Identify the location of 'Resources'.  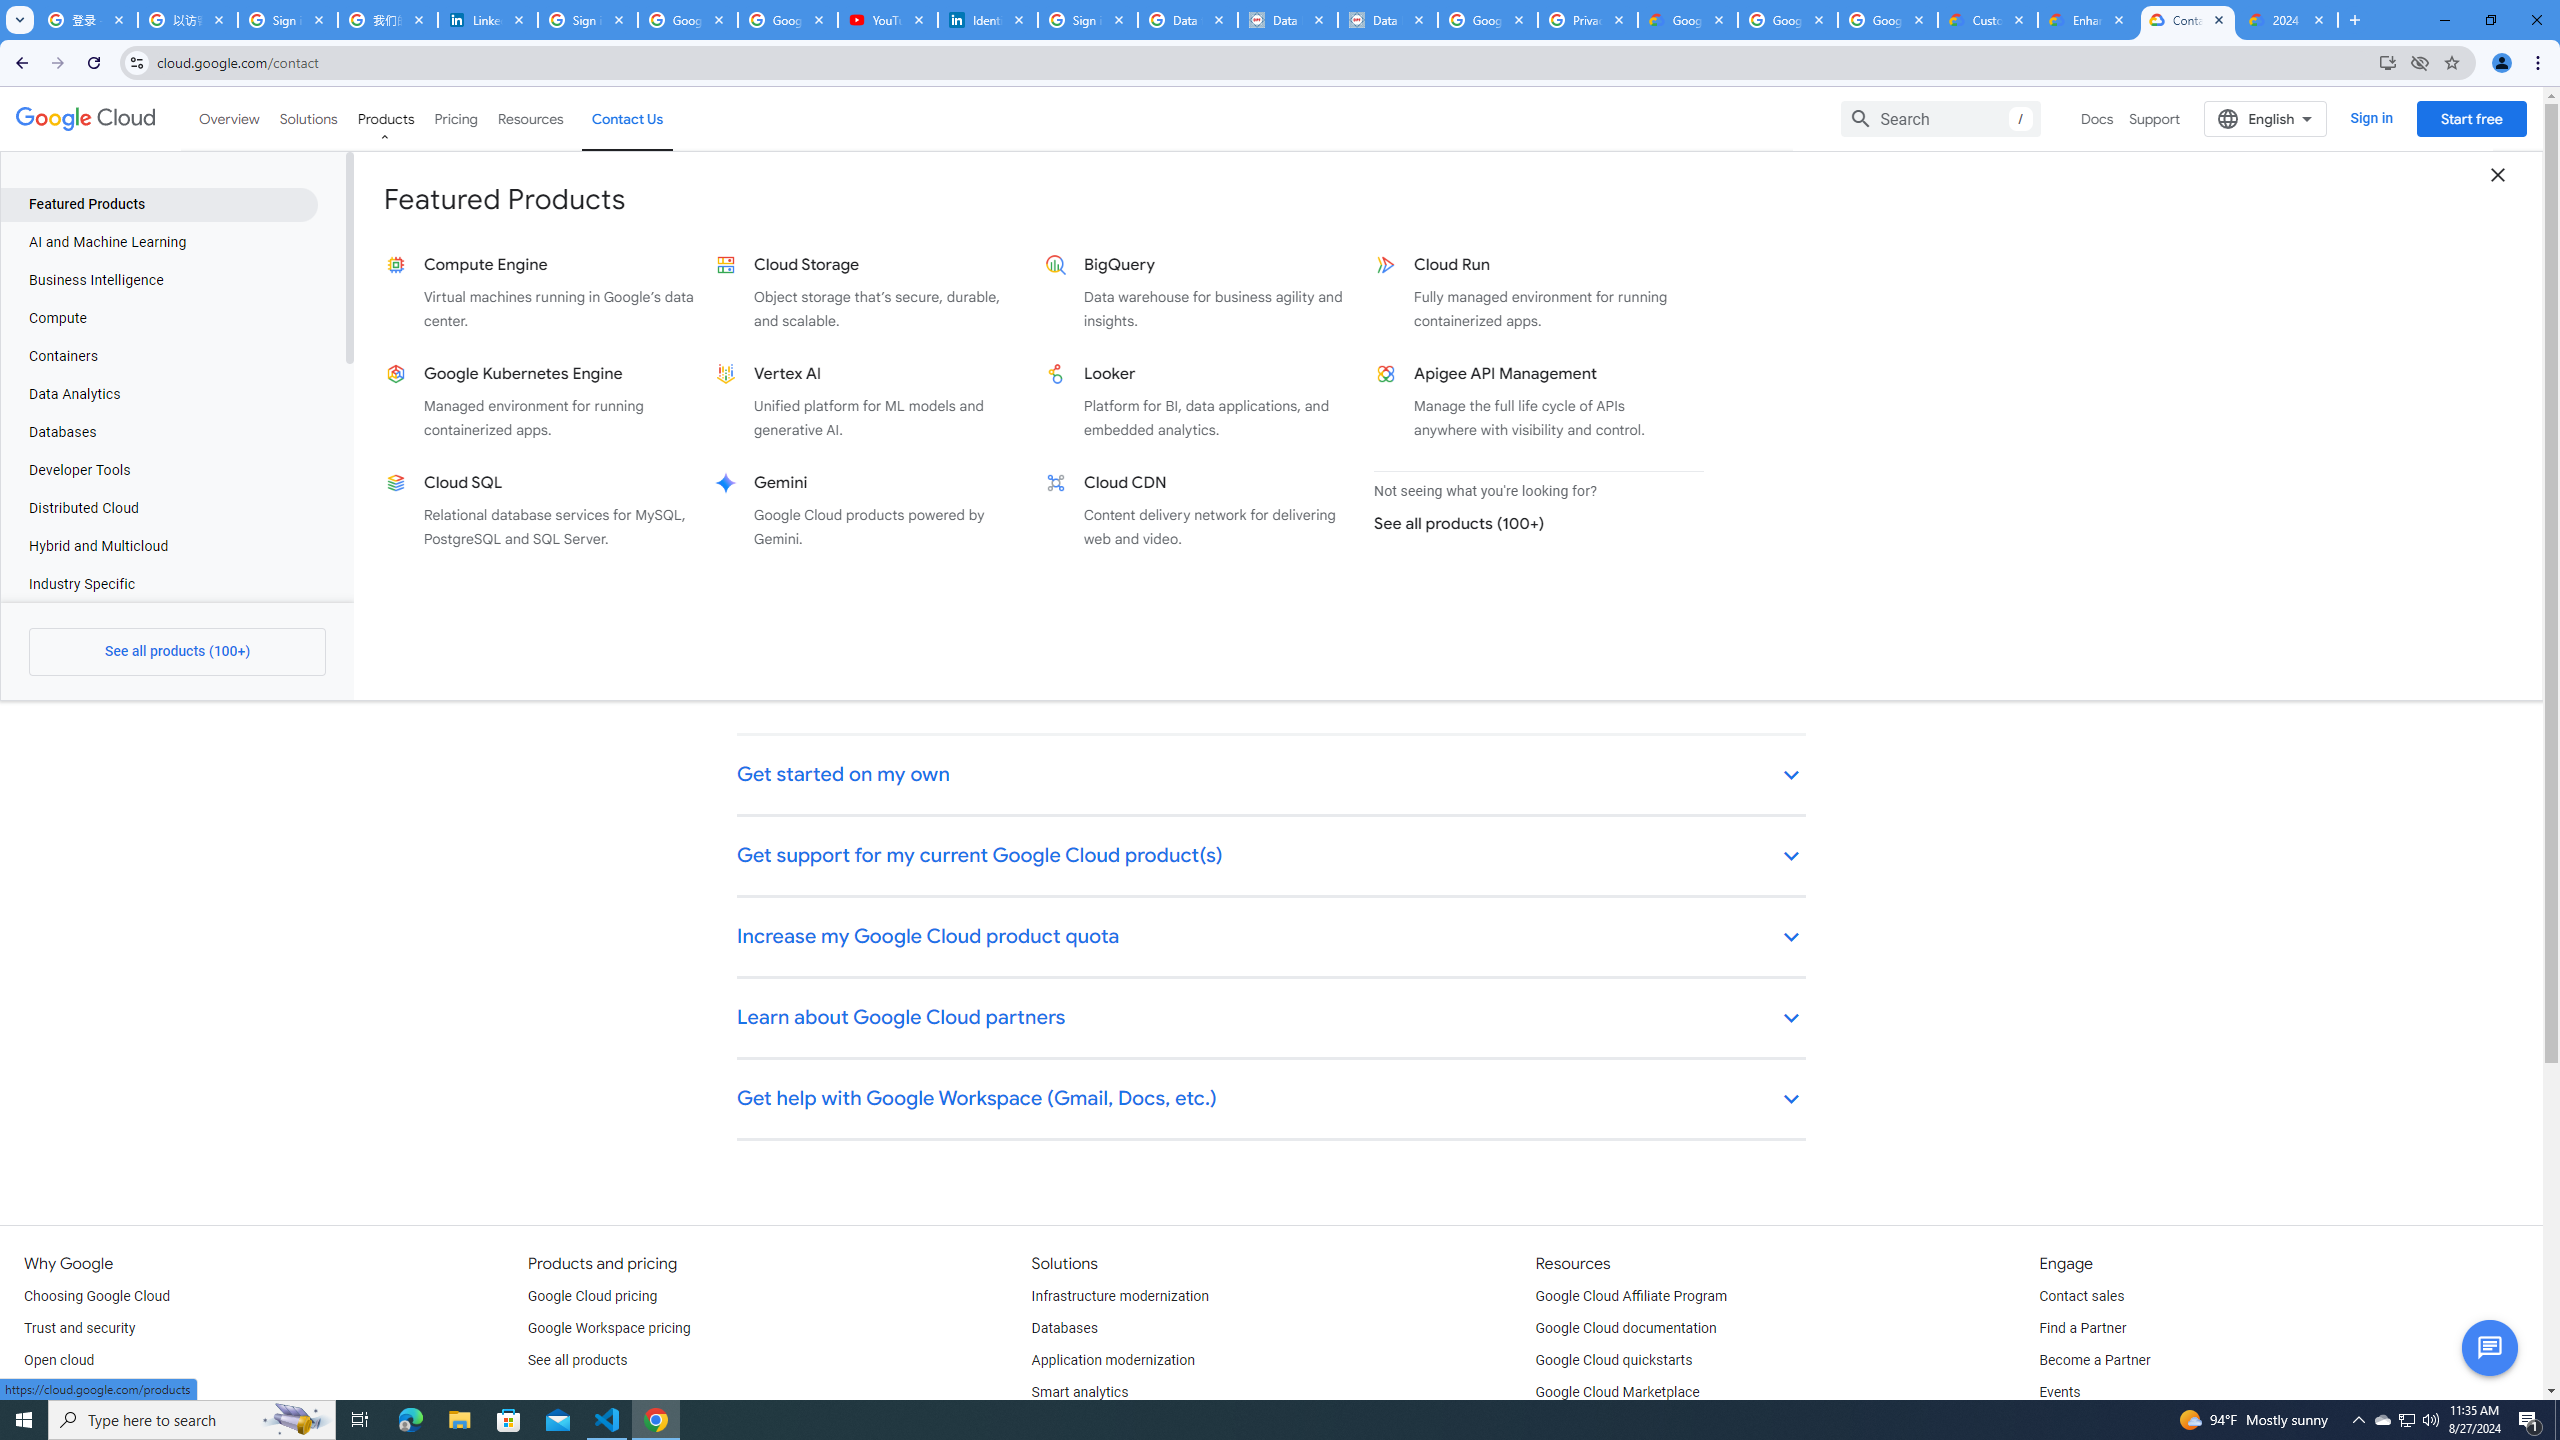
(529, 118).